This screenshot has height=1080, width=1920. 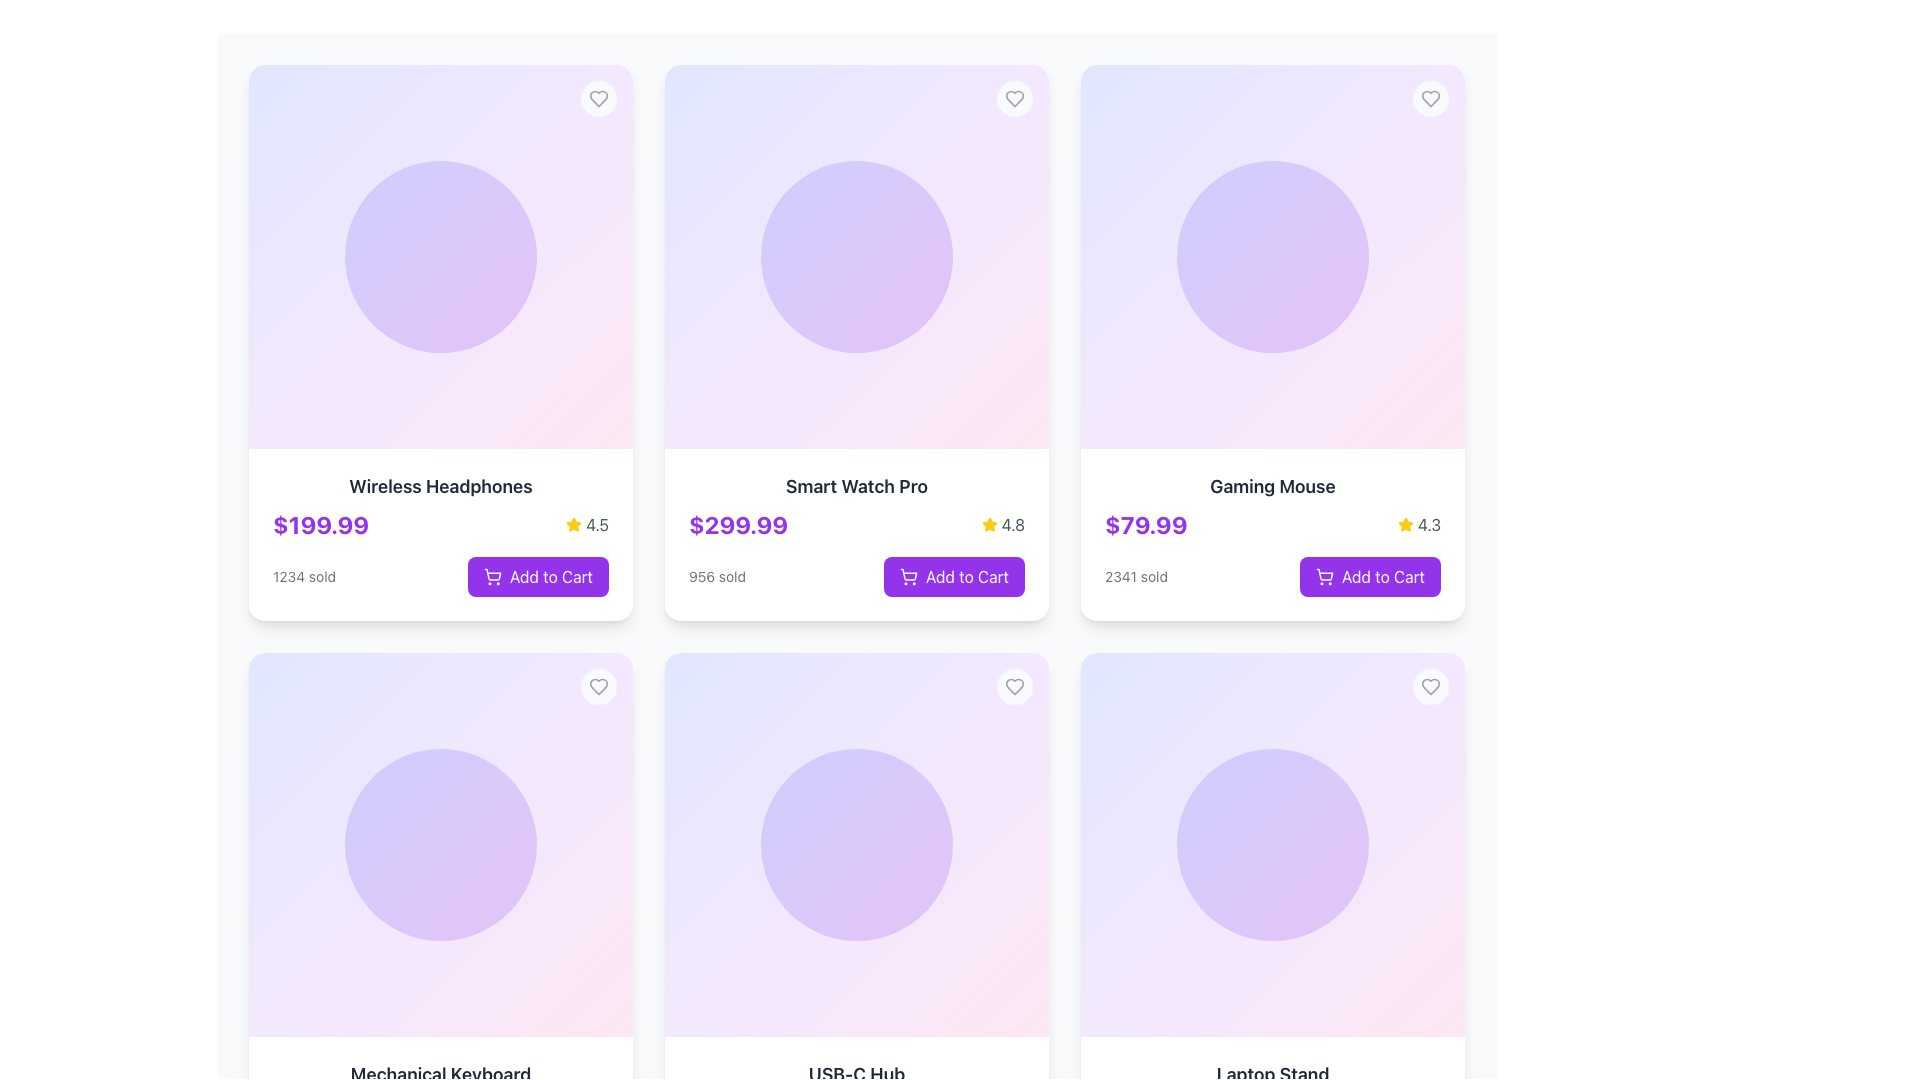 What do you see at coordinates (1429, 99) in the screenshot?
I see `the favorite/wish list icon located at the top-right corner of the 'Gaming Mouse' card` at bounding box center [1429, 99].